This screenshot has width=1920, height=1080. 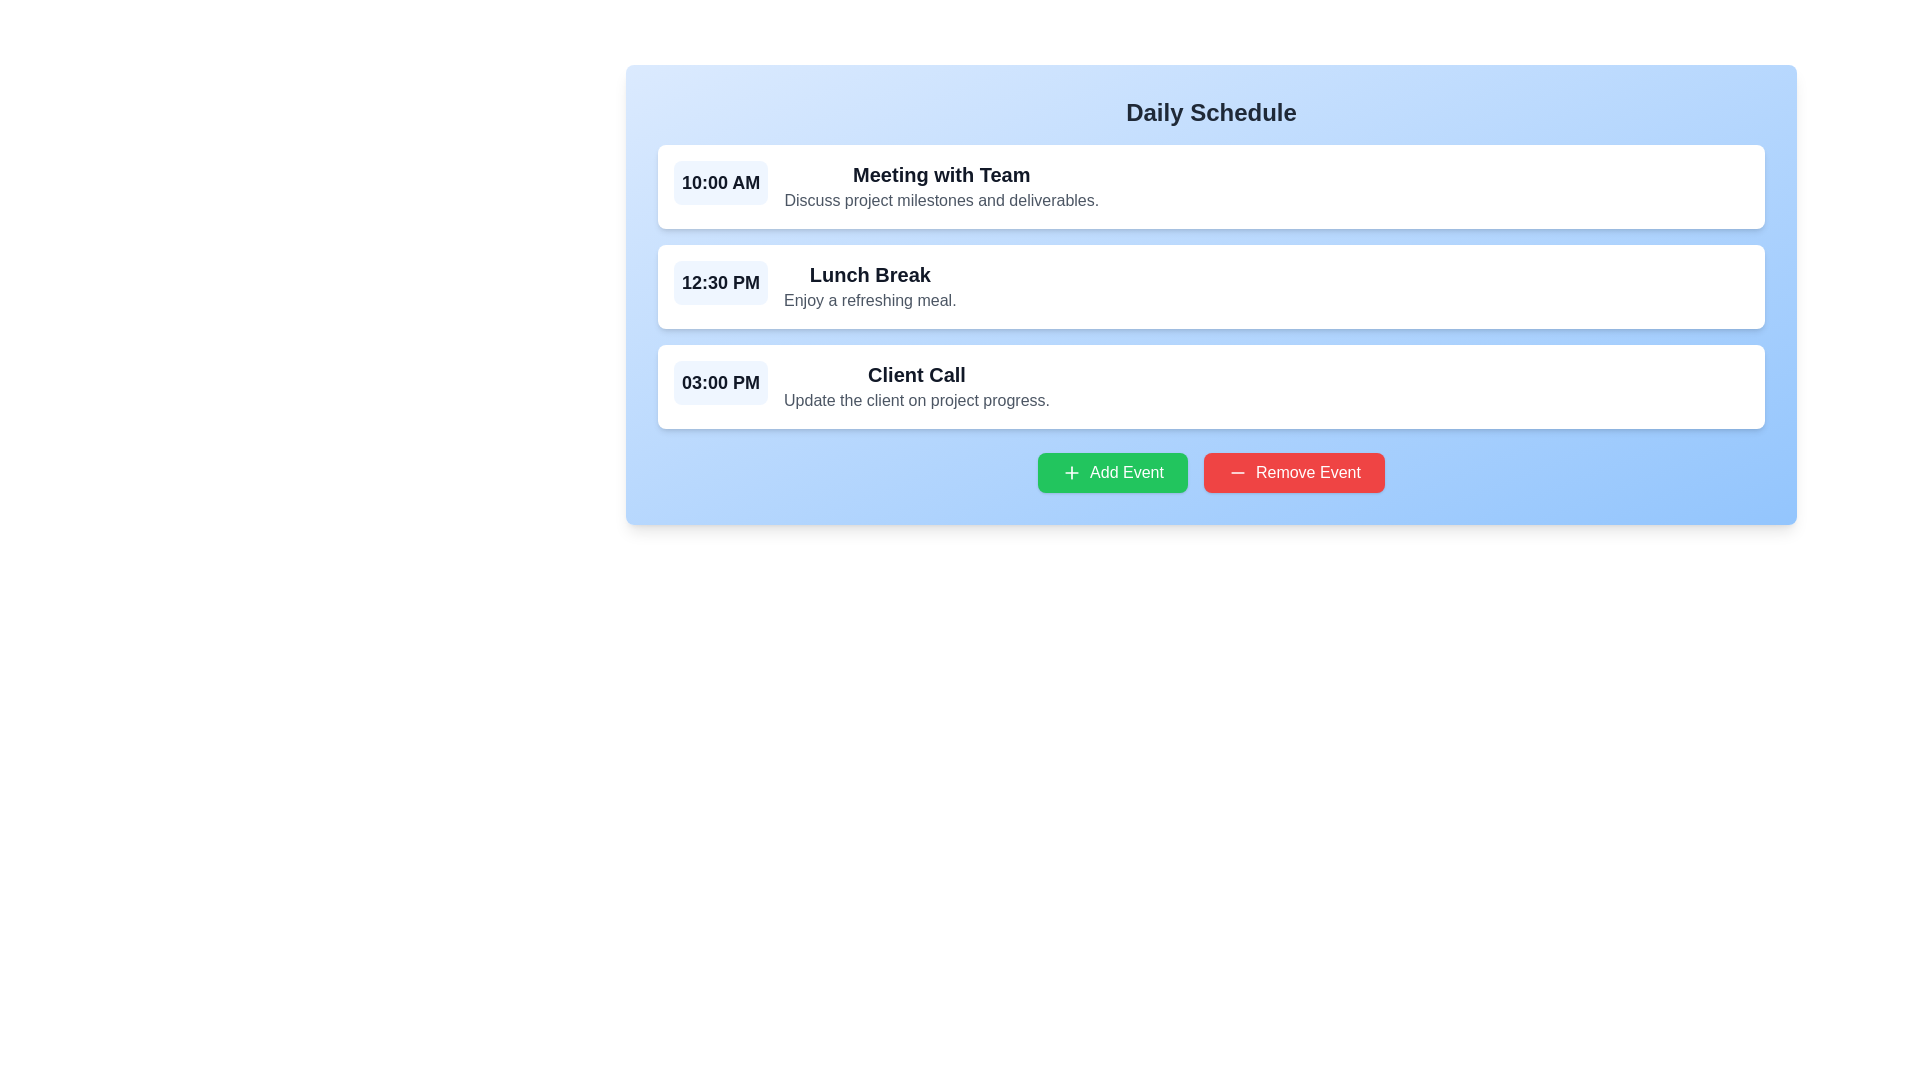 I want to click on text from the title and description block for the event scheduled at '03:00 PM', which includes 'Client Call' and details about the agenda, so click(x=915, y=386).